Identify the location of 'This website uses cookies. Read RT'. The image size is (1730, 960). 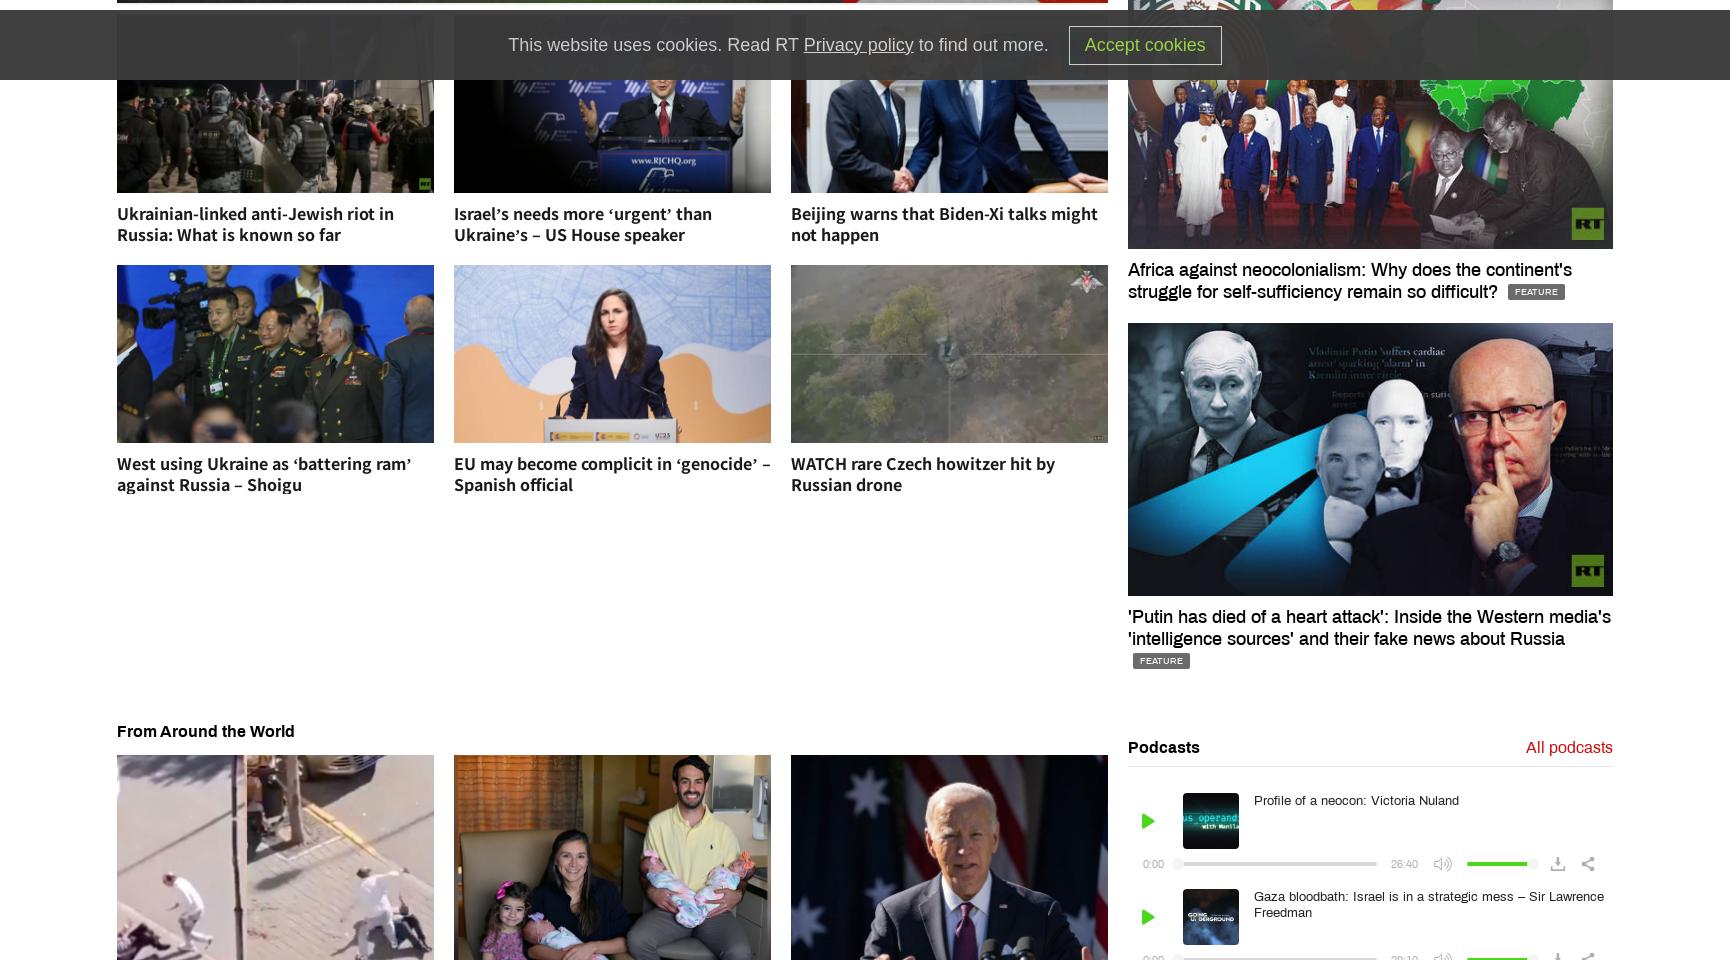
(506, 42).